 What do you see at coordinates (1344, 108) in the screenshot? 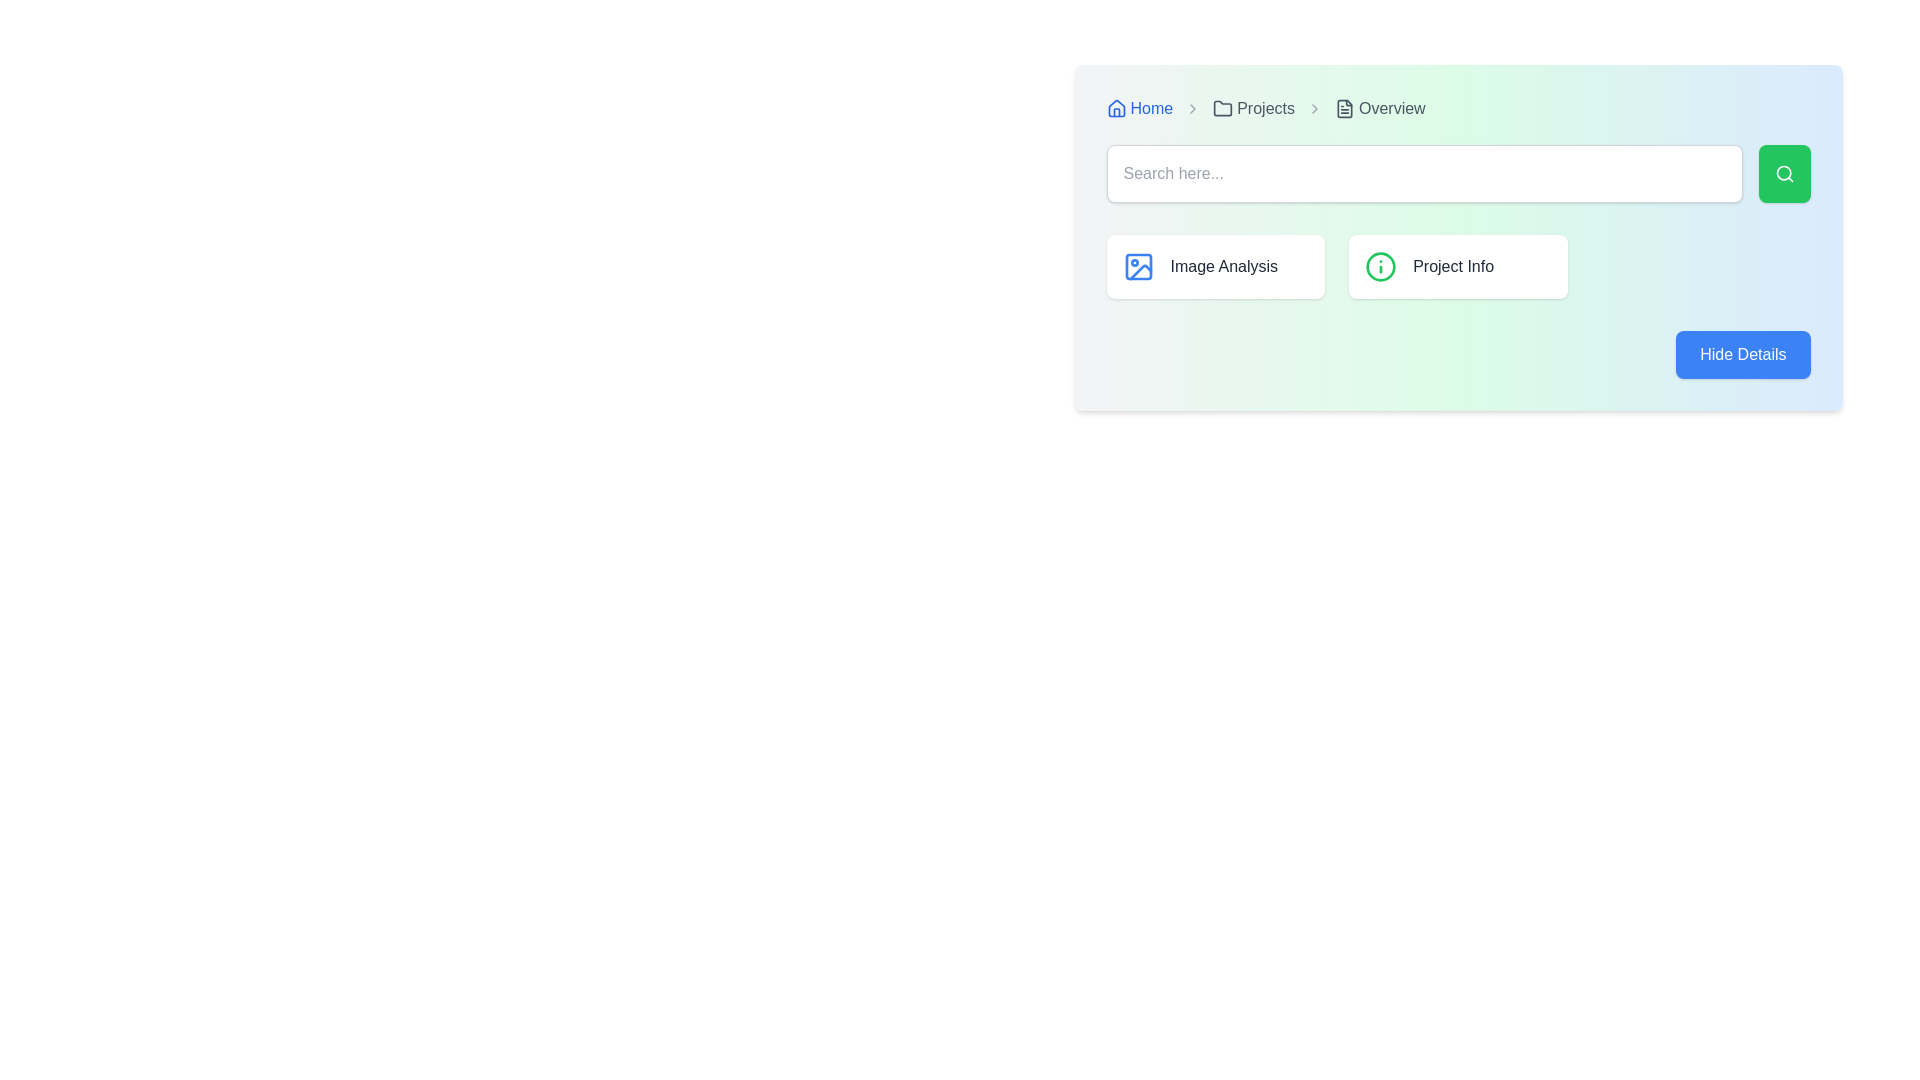
I see `the breadcrumb navigation icon located to the left of the 'Overview' label` at bounding box center [1344, 108].